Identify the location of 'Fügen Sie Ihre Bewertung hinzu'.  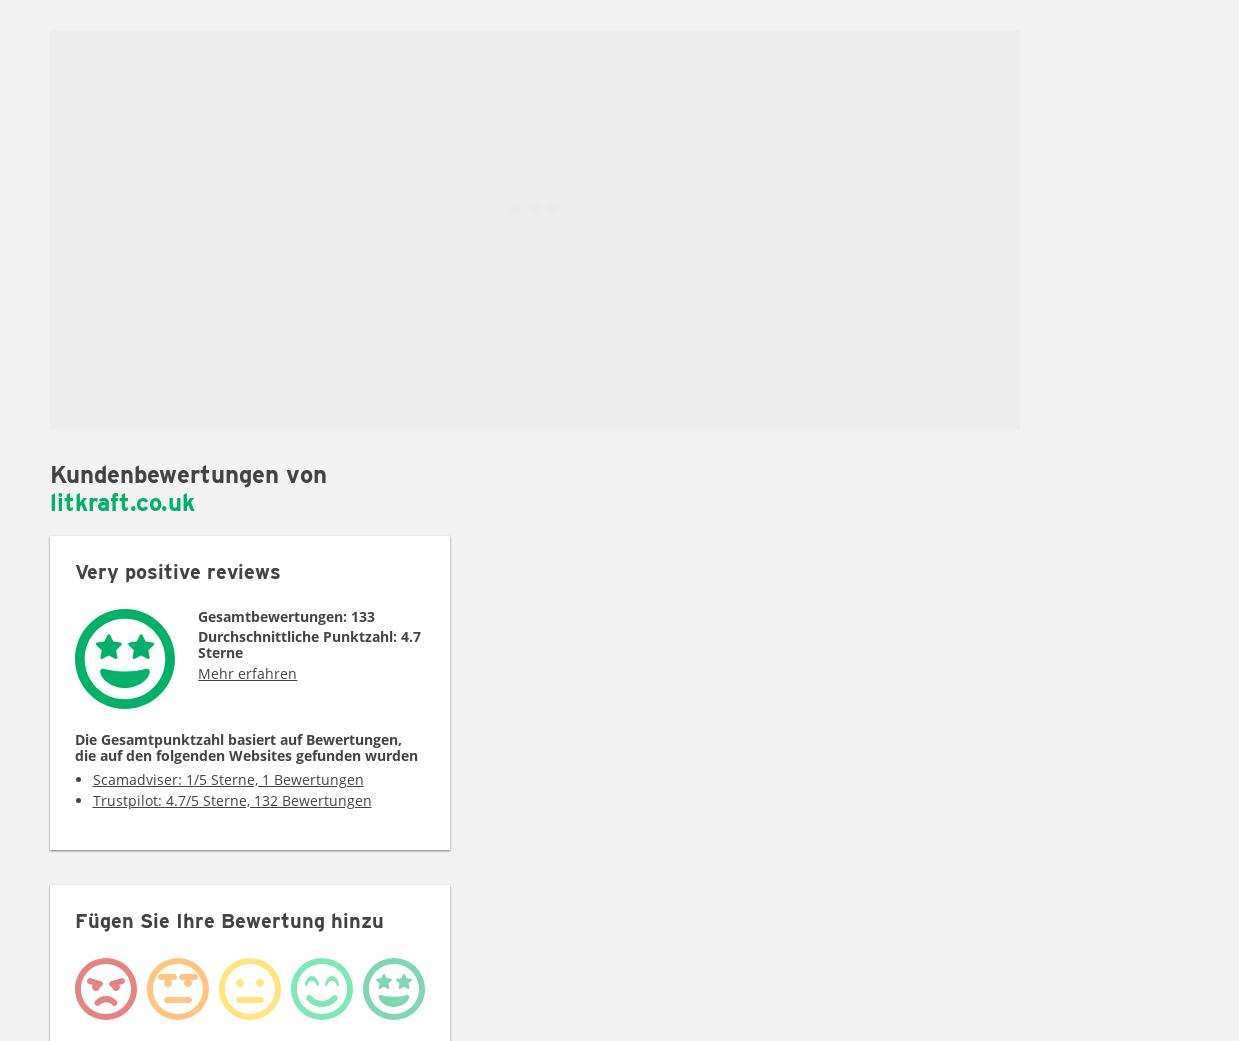
(228, 919).